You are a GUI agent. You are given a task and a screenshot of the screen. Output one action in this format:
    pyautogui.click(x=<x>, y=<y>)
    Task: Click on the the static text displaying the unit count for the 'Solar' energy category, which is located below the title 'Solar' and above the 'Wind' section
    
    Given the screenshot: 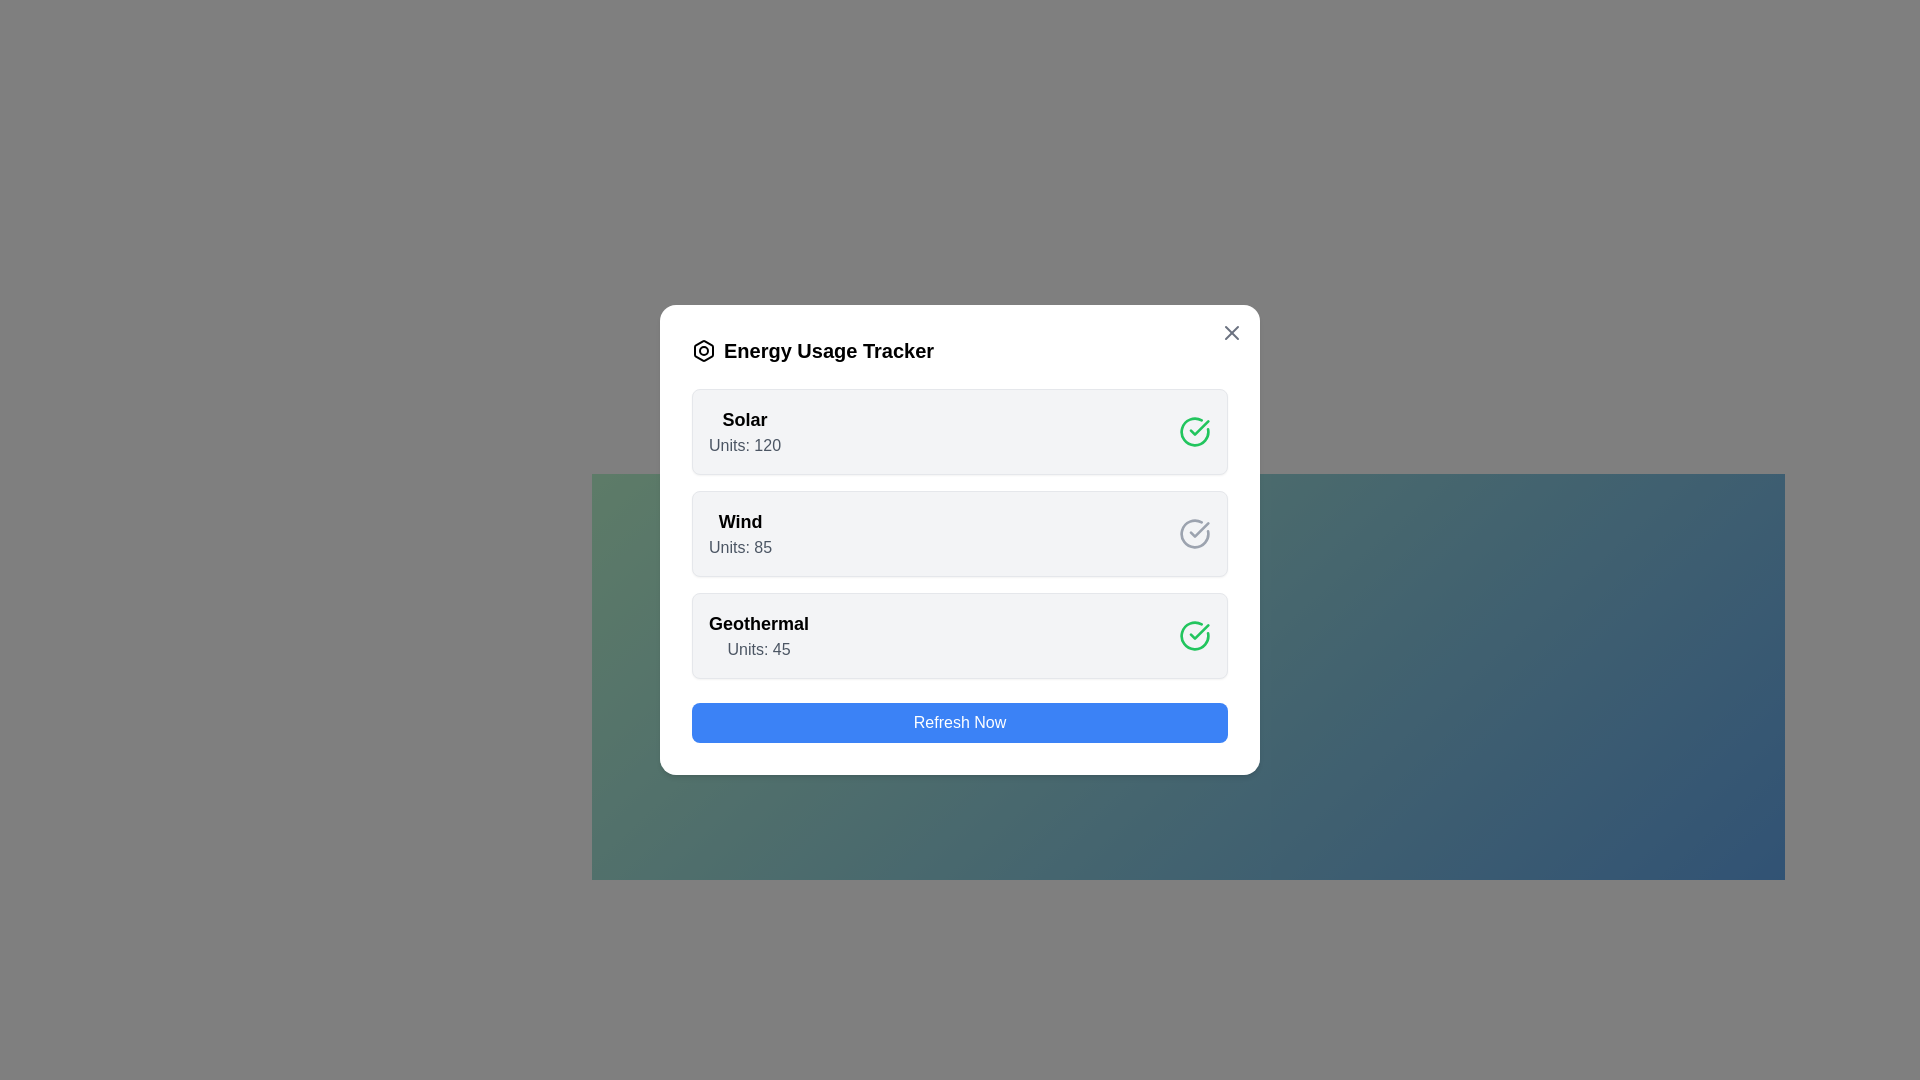 What is the action you would take?
    pyautogui.click(x=743, y=445)
    